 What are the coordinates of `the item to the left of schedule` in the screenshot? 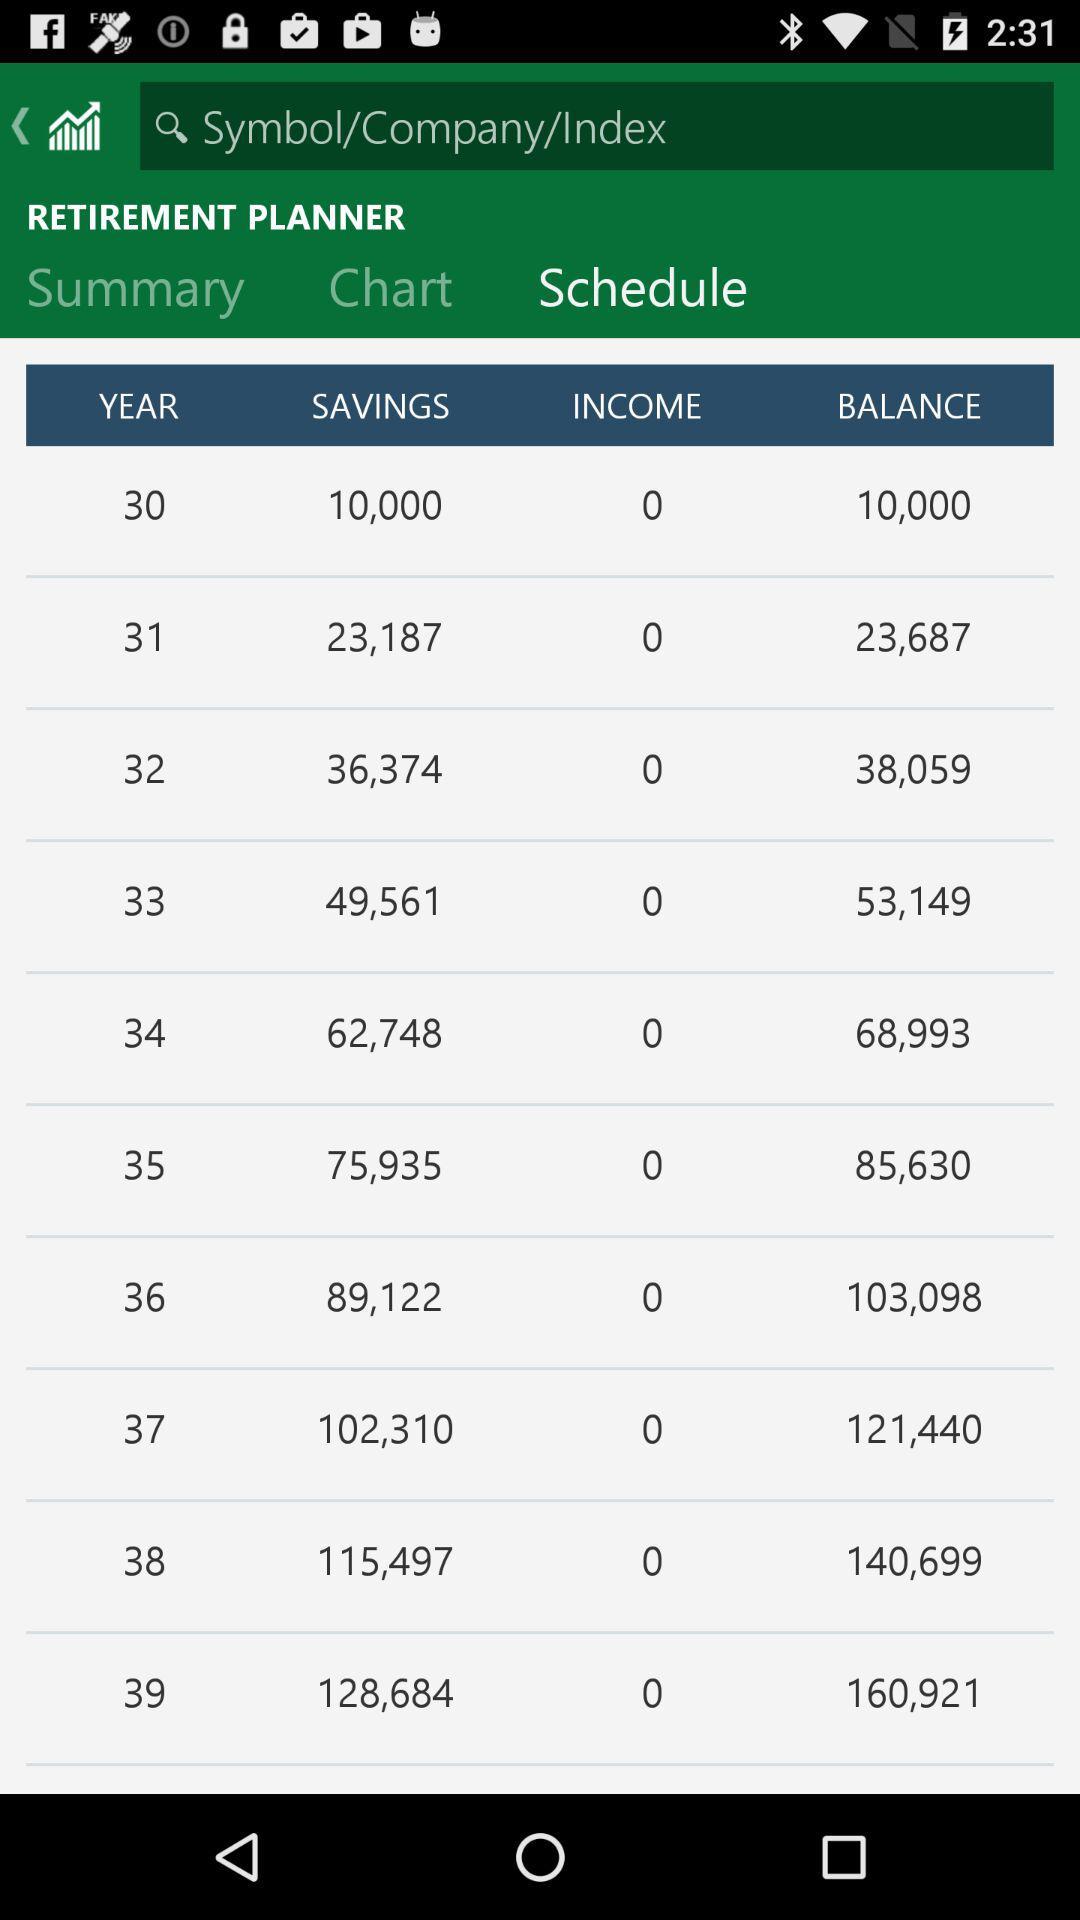 It's located at (405, 290).